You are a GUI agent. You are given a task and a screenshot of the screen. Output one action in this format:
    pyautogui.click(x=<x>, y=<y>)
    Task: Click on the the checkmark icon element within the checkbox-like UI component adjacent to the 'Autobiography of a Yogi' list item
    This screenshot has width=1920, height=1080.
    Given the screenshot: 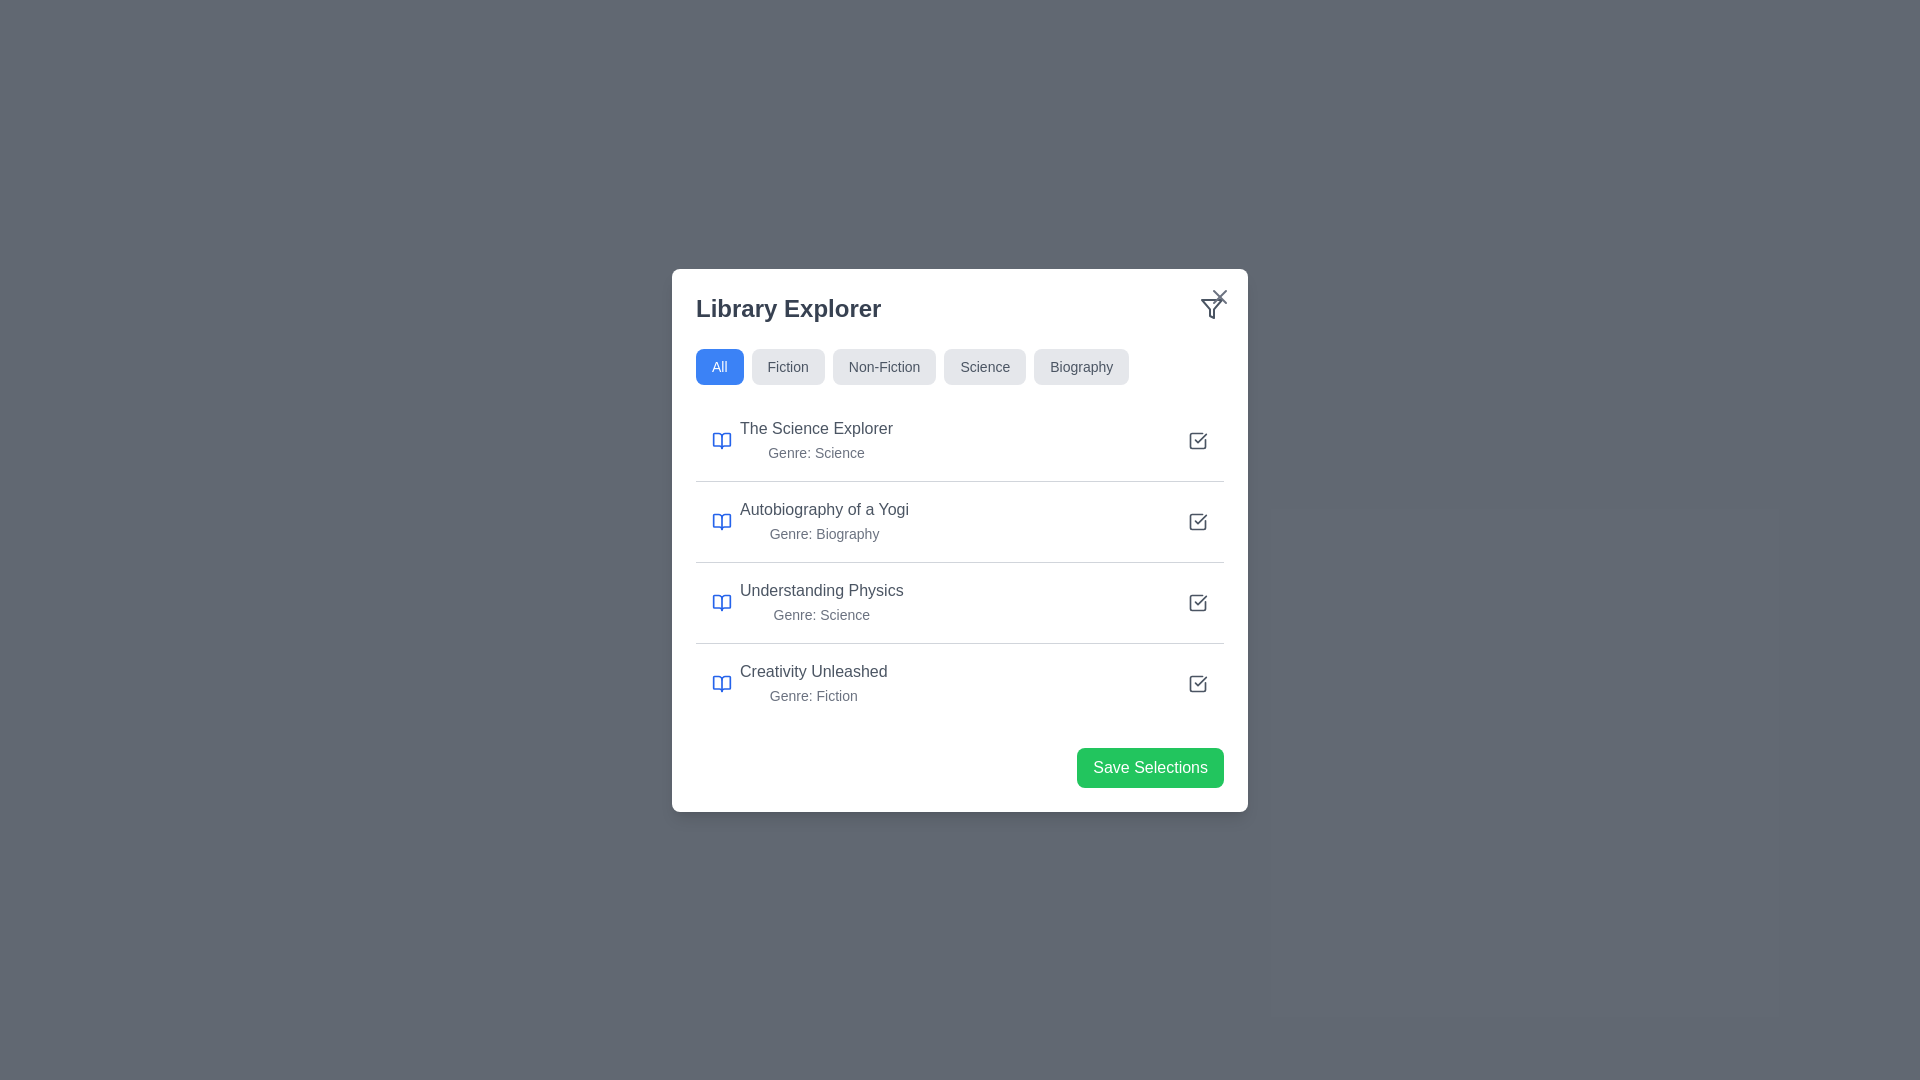 What is the action you would take?
    pyautogui.click(x=1198, y=520)
    